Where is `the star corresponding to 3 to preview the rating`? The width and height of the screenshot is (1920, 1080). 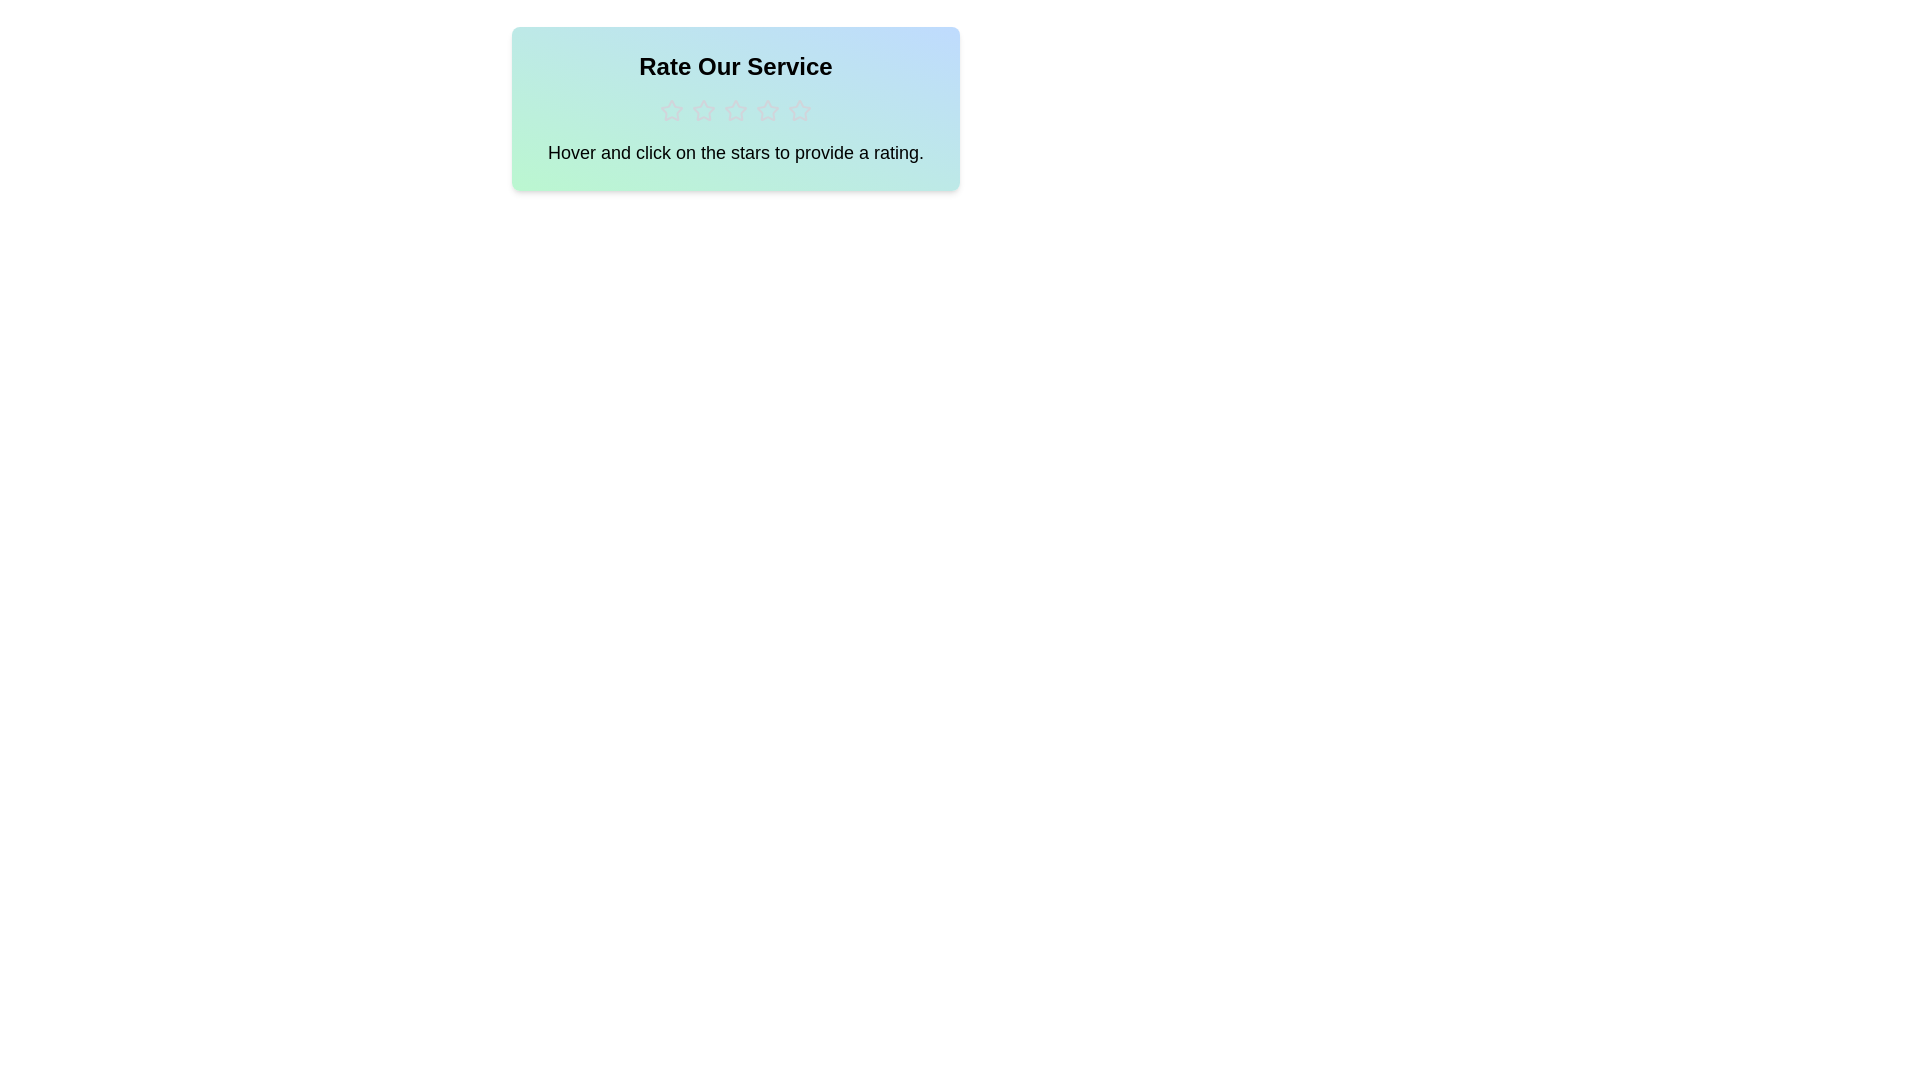
the star corresponding to 3 to preview the rating is located at coordinates (734, 111).